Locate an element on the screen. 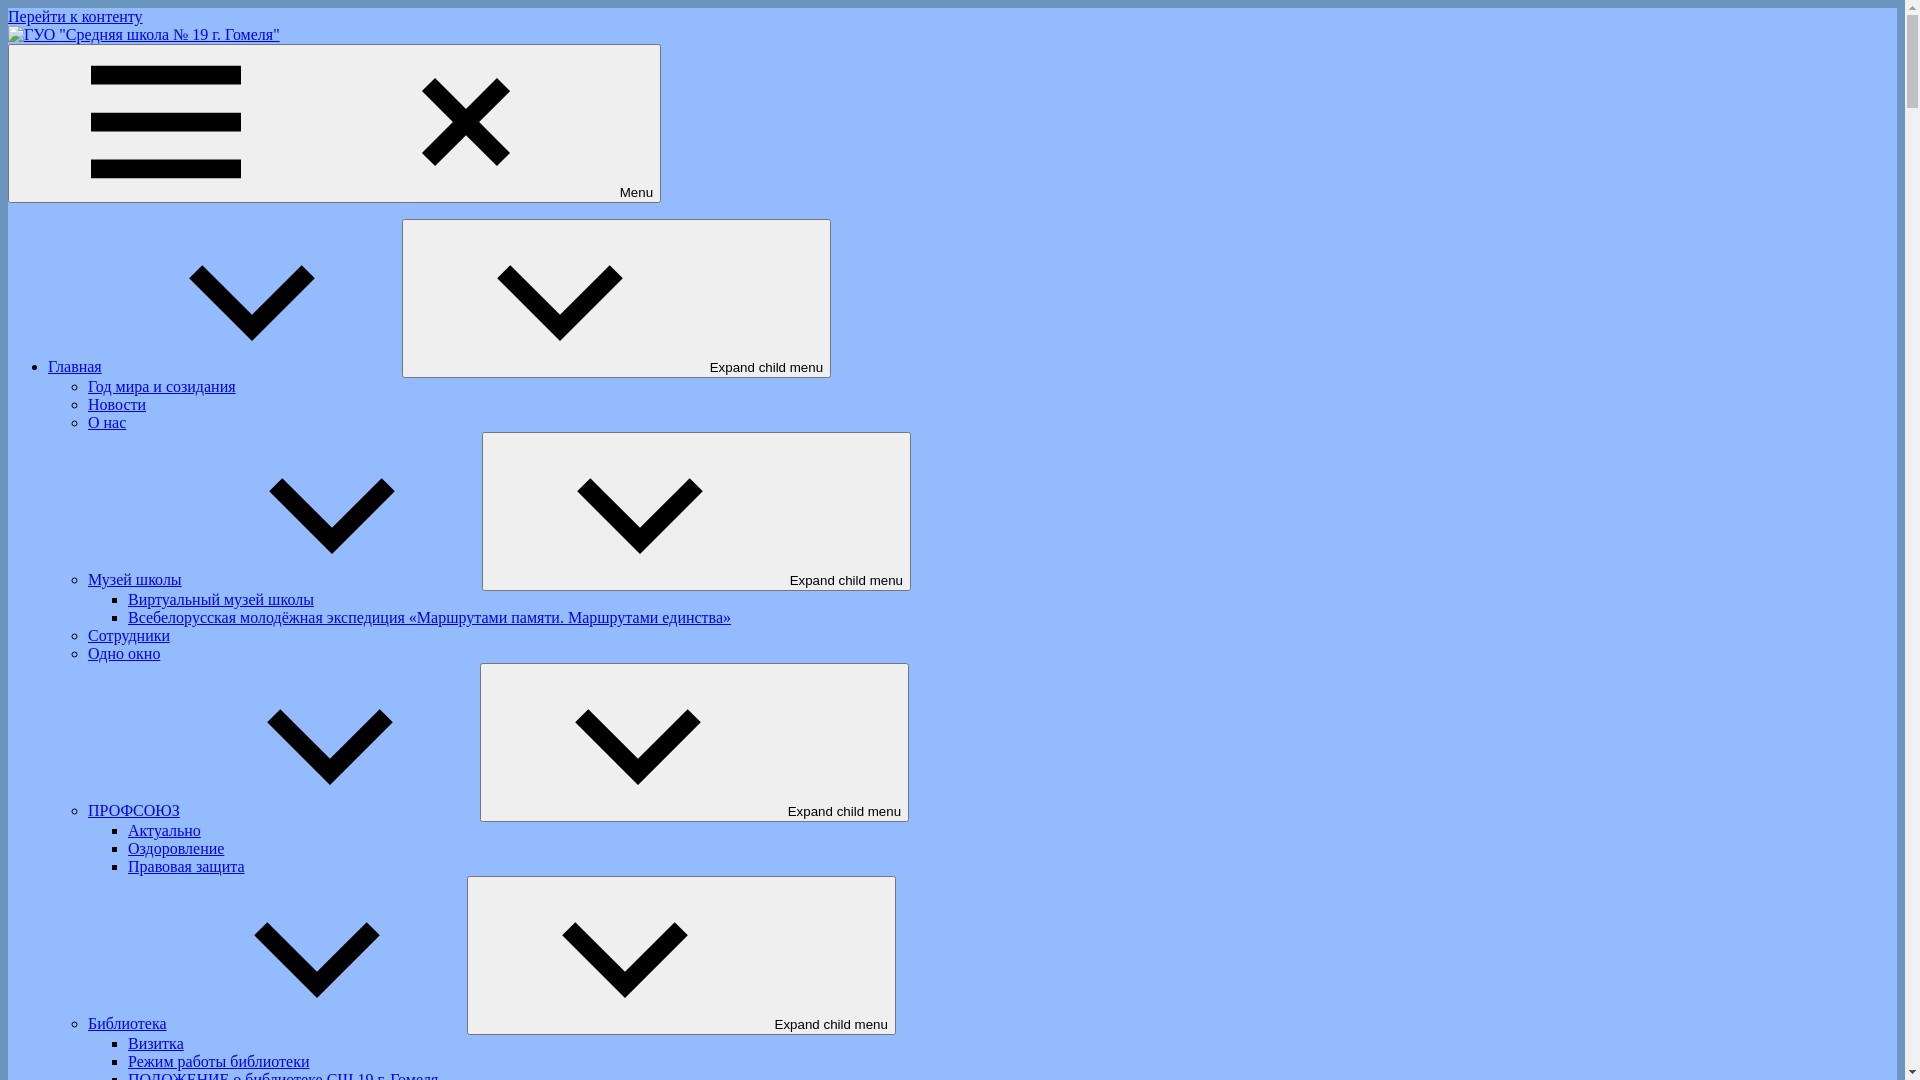 Image resolution: width=1920 pixels, height=1080 pixels. 'Expand child menu' is located at coordinates (615, 298).